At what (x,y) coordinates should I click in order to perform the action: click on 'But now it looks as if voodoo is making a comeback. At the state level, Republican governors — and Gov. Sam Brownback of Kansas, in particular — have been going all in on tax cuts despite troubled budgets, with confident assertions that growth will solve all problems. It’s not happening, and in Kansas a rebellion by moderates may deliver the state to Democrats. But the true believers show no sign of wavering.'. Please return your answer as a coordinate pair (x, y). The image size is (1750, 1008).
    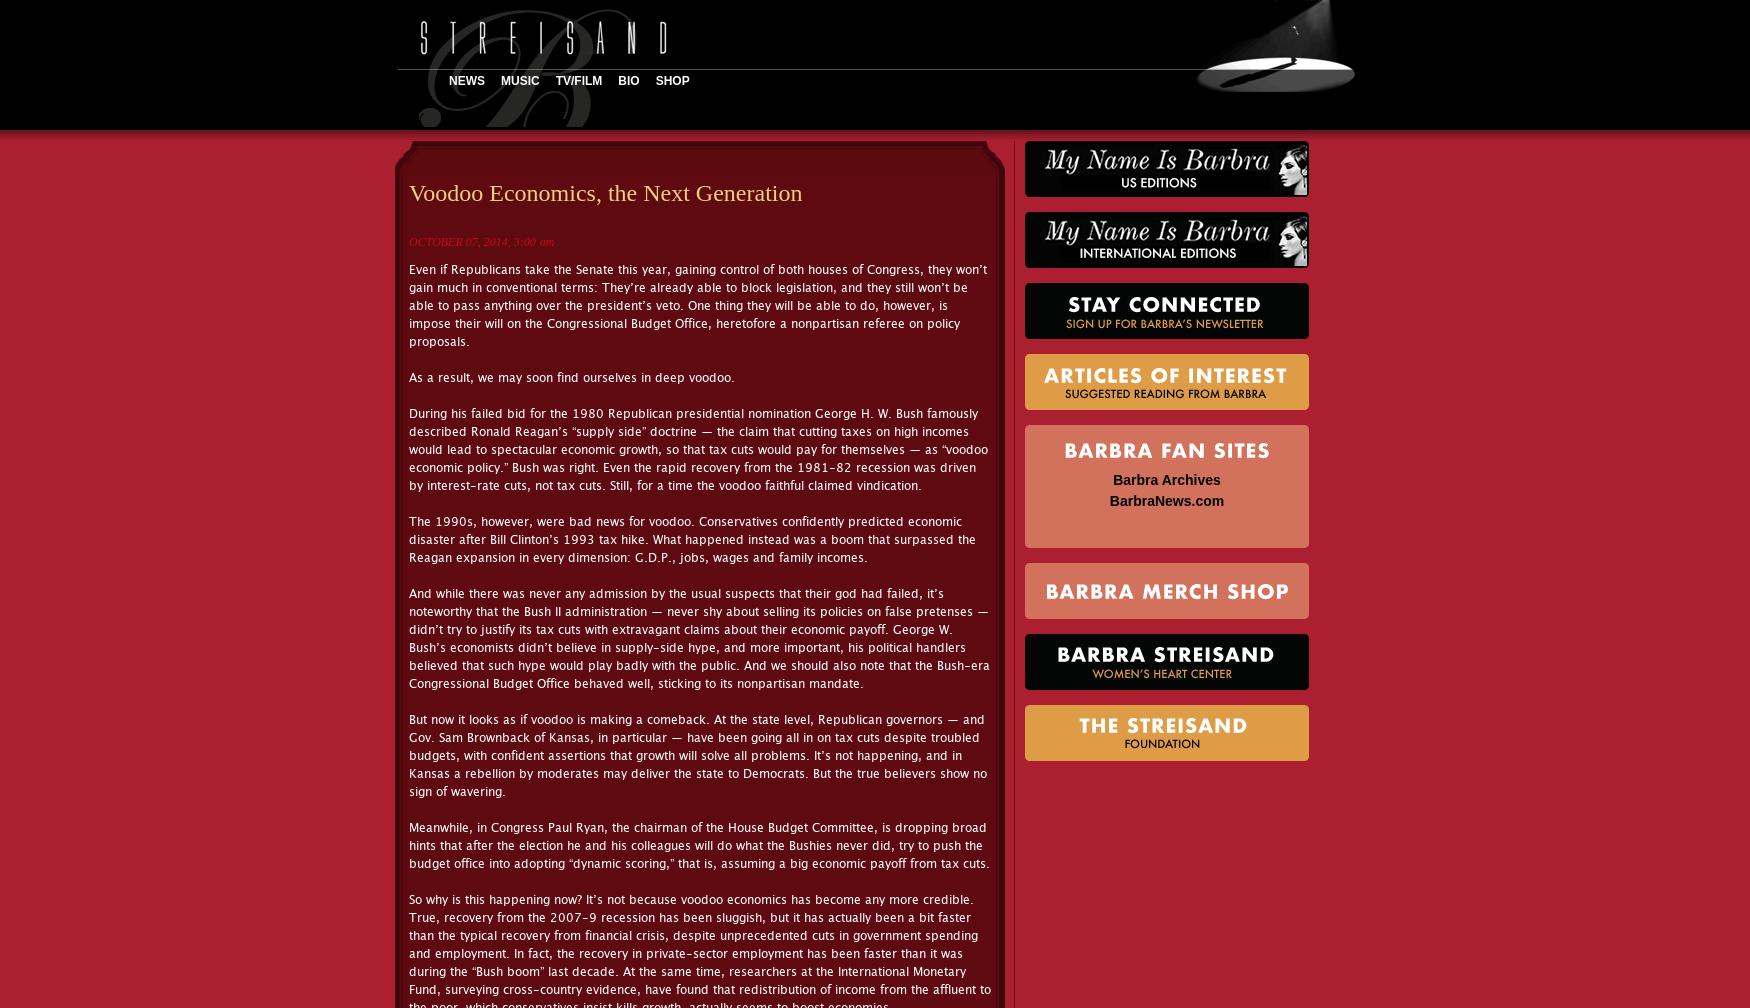
    Looking at the image, I should click on (698, 756).